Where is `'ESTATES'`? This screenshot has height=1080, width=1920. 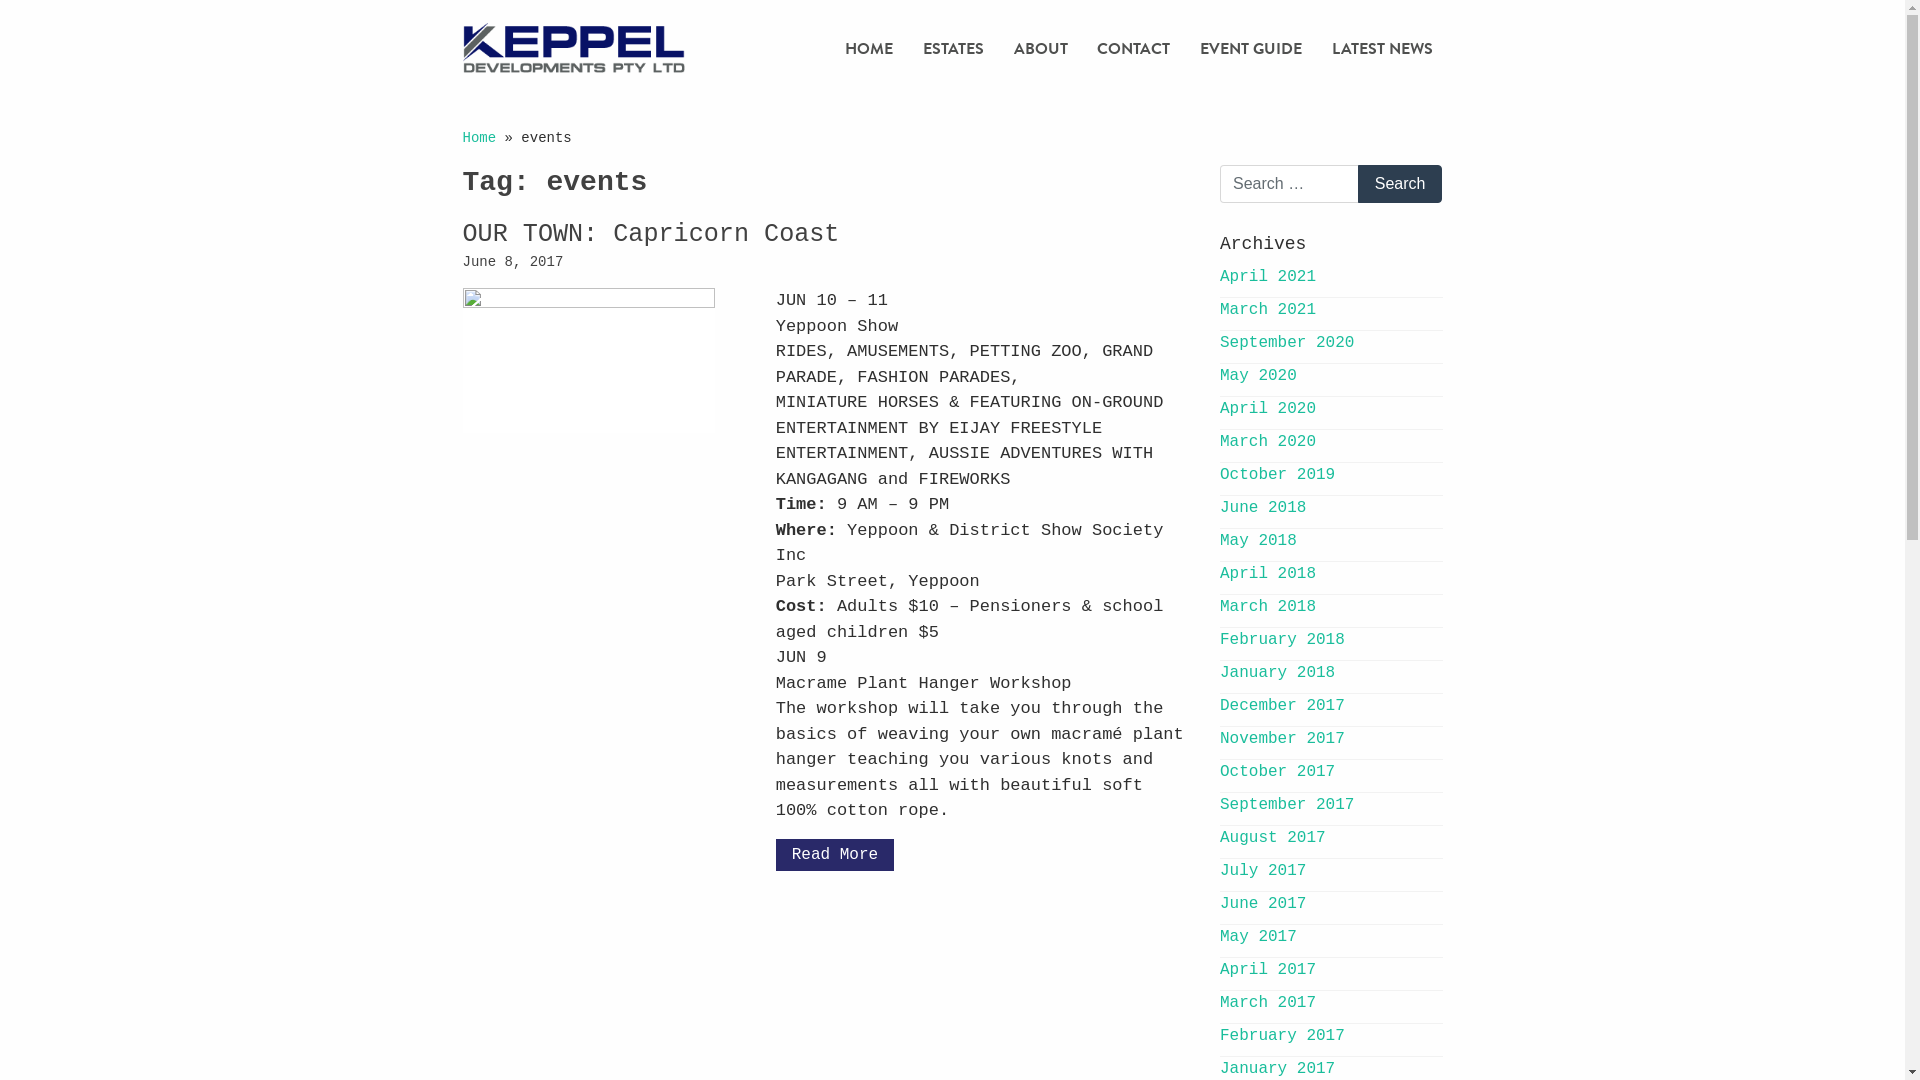
'ESTATES' is located at coordinates (952, 47).